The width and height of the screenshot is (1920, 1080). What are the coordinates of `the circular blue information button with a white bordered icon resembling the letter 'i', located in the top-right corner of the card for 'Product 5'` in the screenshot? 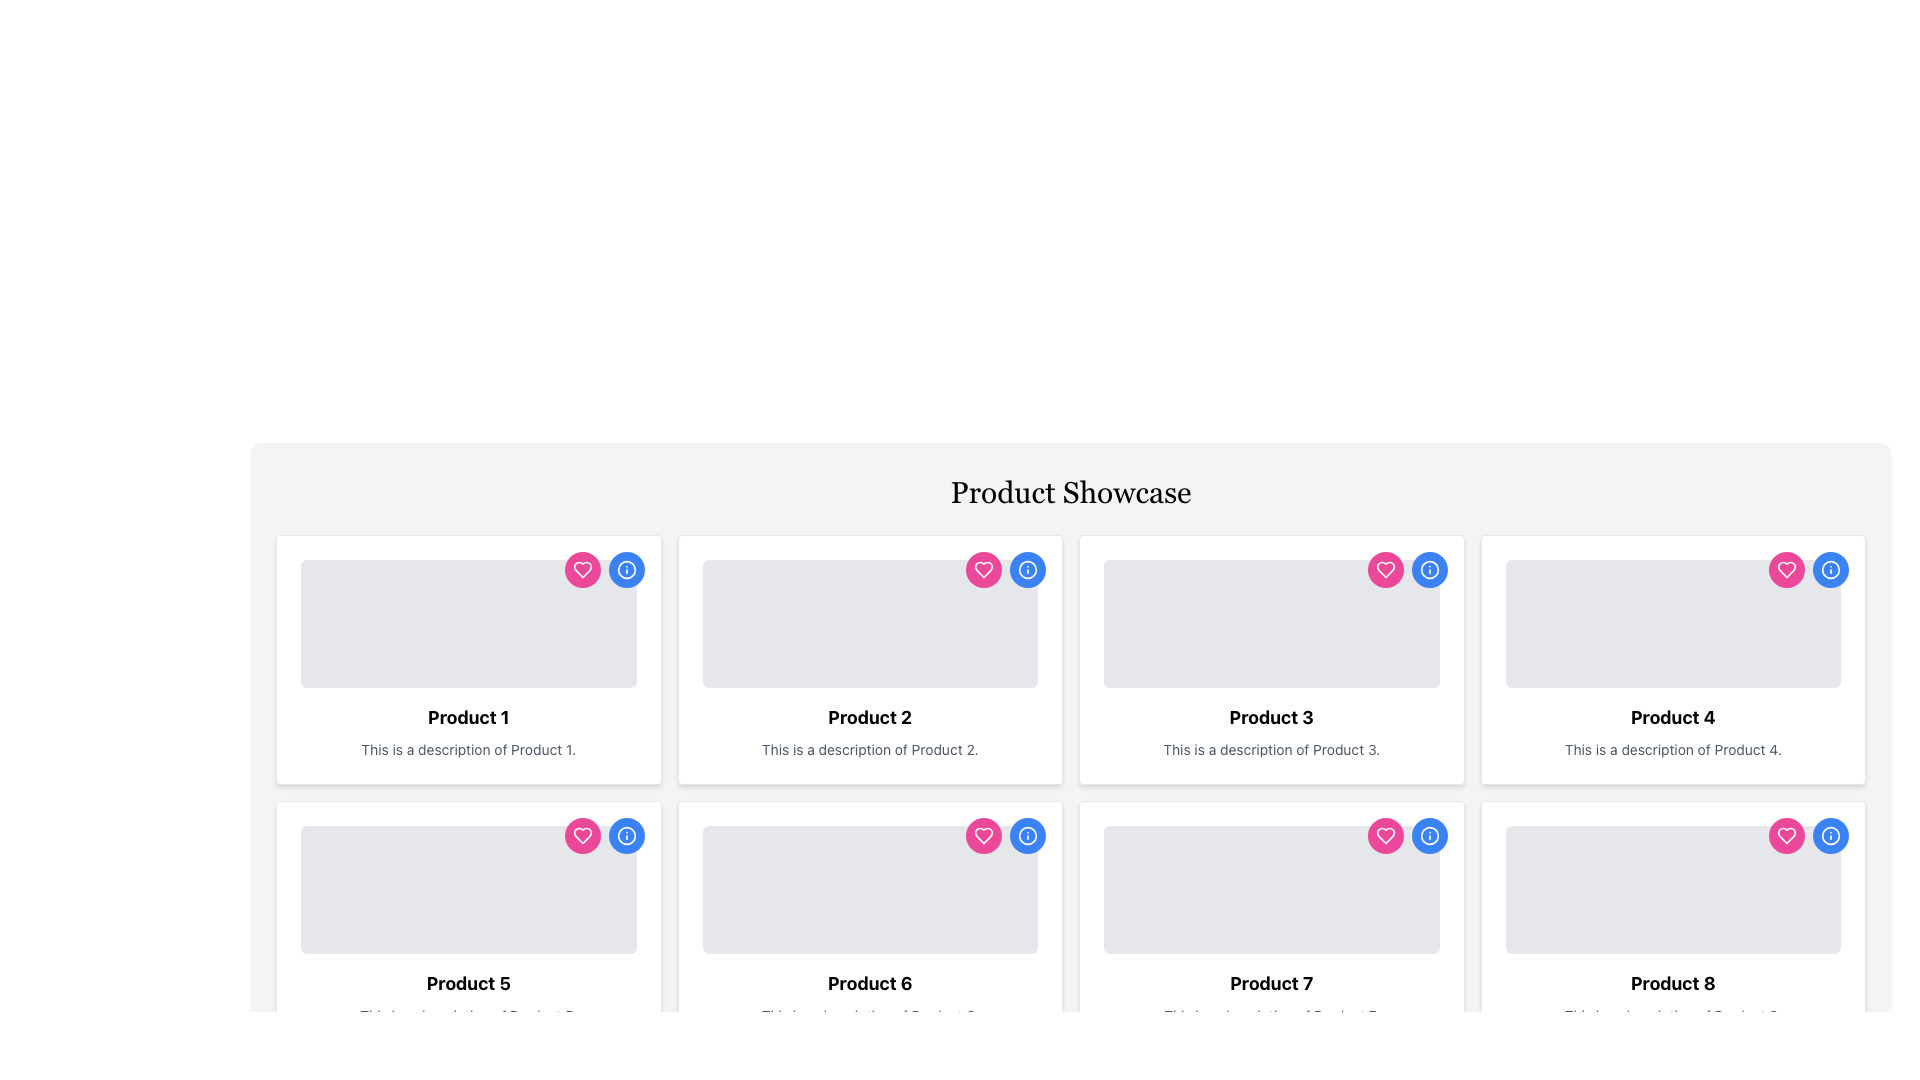 It's located at (625, 836).